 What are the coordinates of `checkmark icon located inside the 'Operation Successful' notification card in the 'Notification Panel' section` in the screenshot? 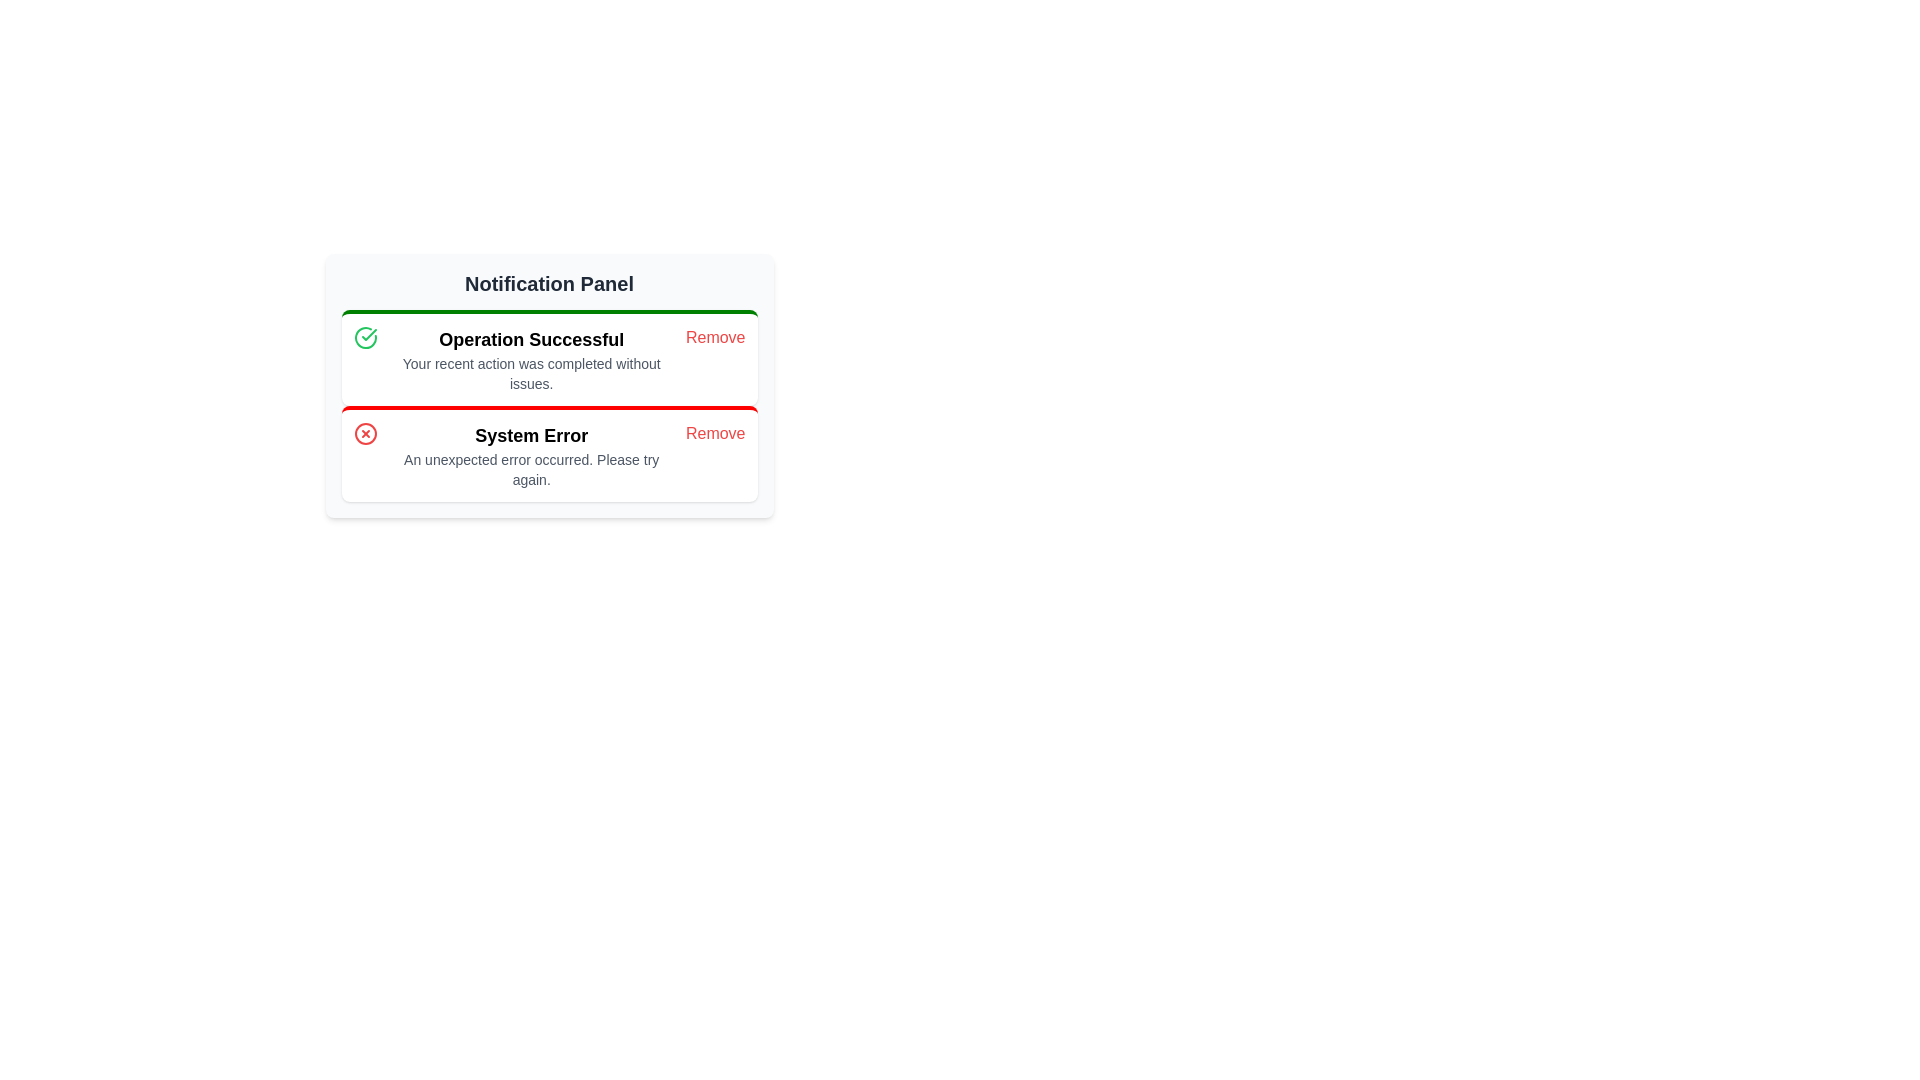 It's located at (369, 334).